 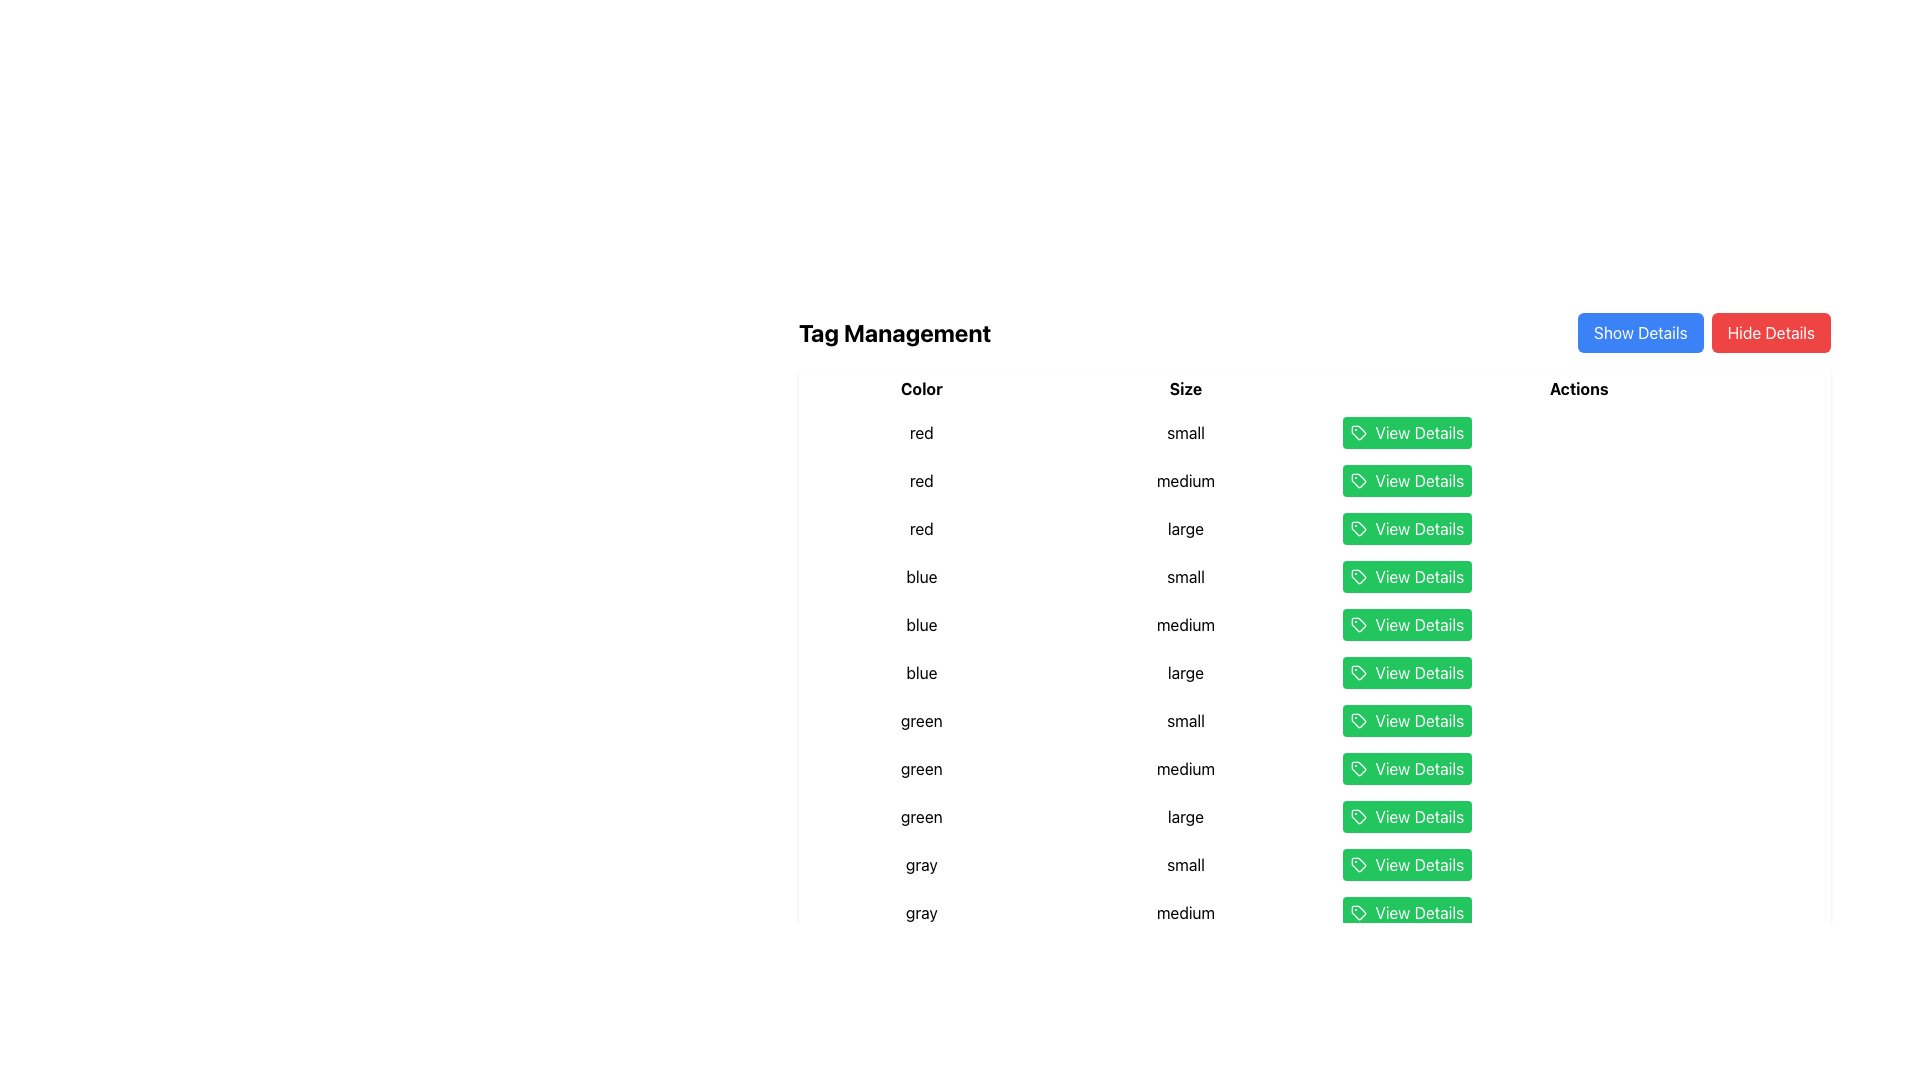 What do you see at coordinates (1406, 721) in the screenshot?
I see `the 'View Details' button with a green background and white text located in the 'Actions' column of the table, specifically the eighth button in the sequence` at bounding box center [1406, 721].